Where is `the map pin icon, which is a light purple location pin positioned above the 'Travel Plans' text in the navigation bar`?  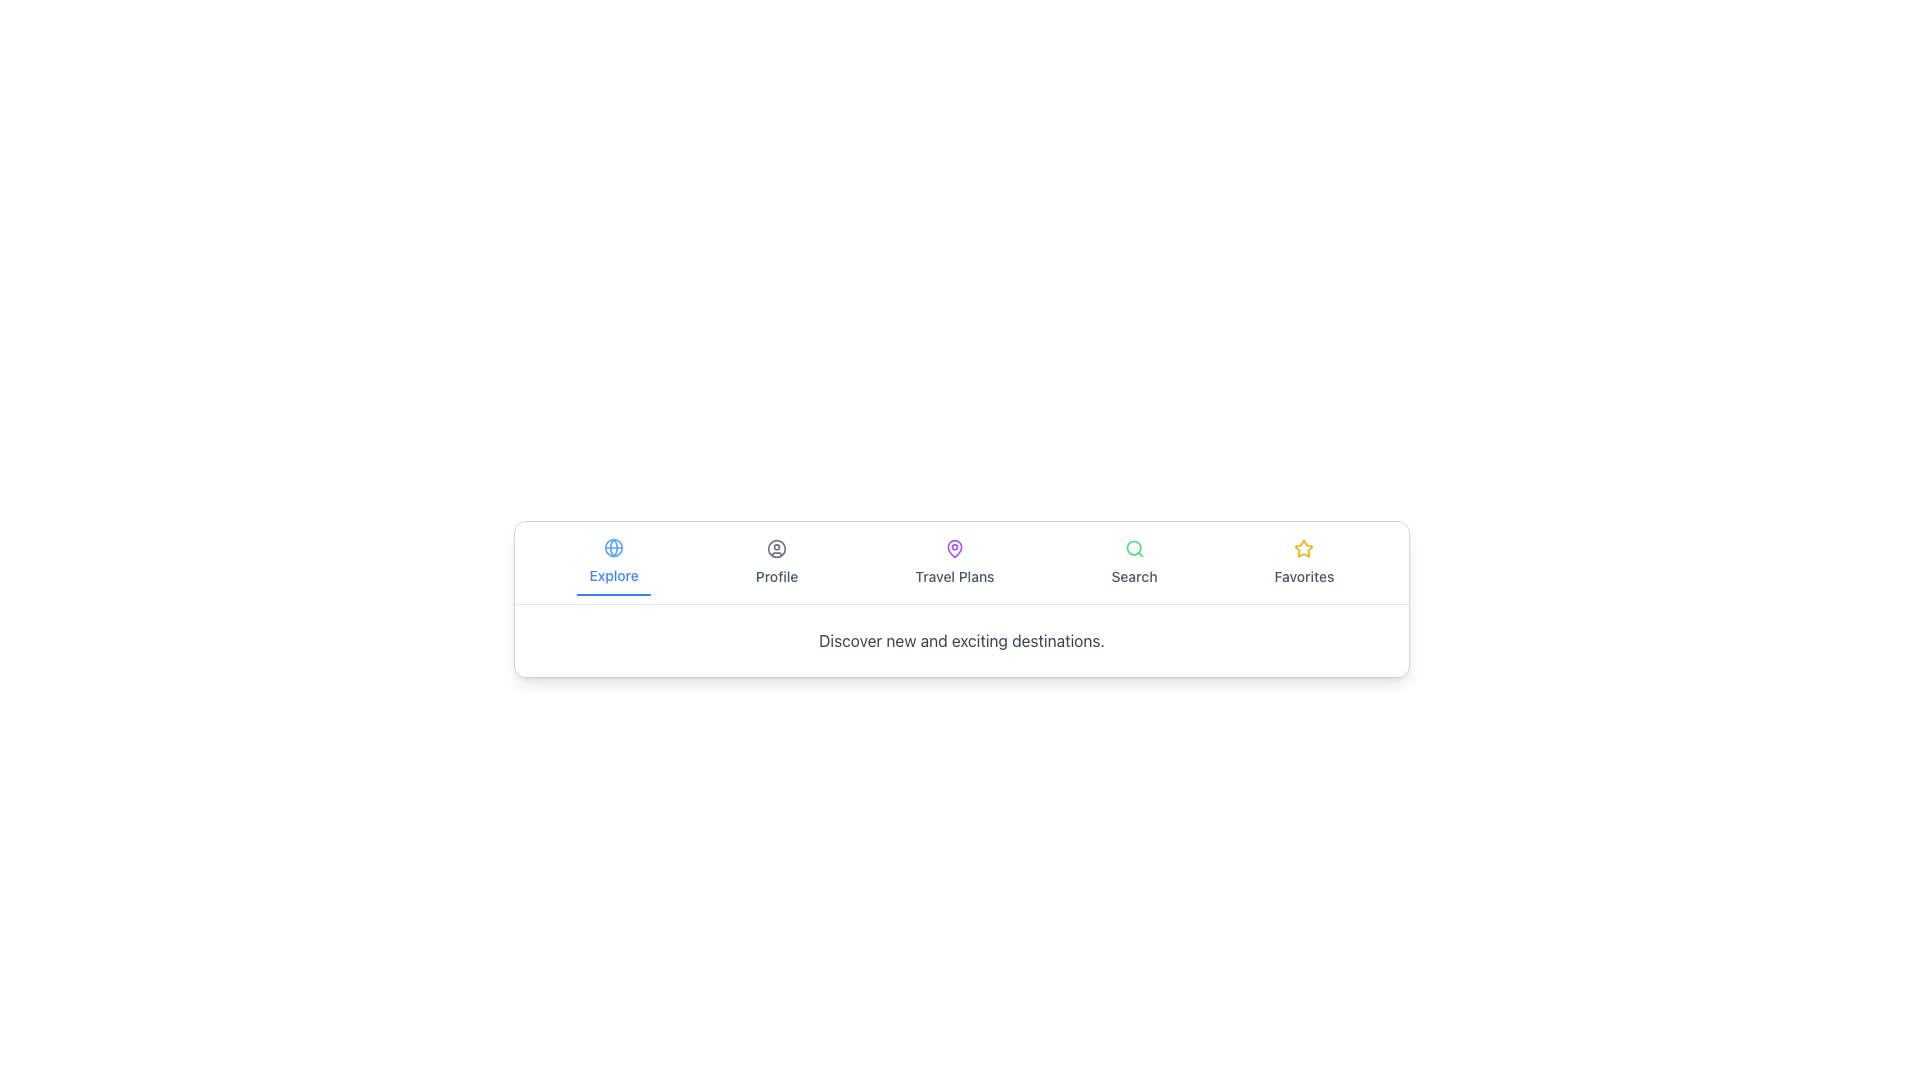 the map pin icon, which is a light purple location pin positioned above the 'Travel Plans' text in the navigation bar is located at coordinates (954, 548).